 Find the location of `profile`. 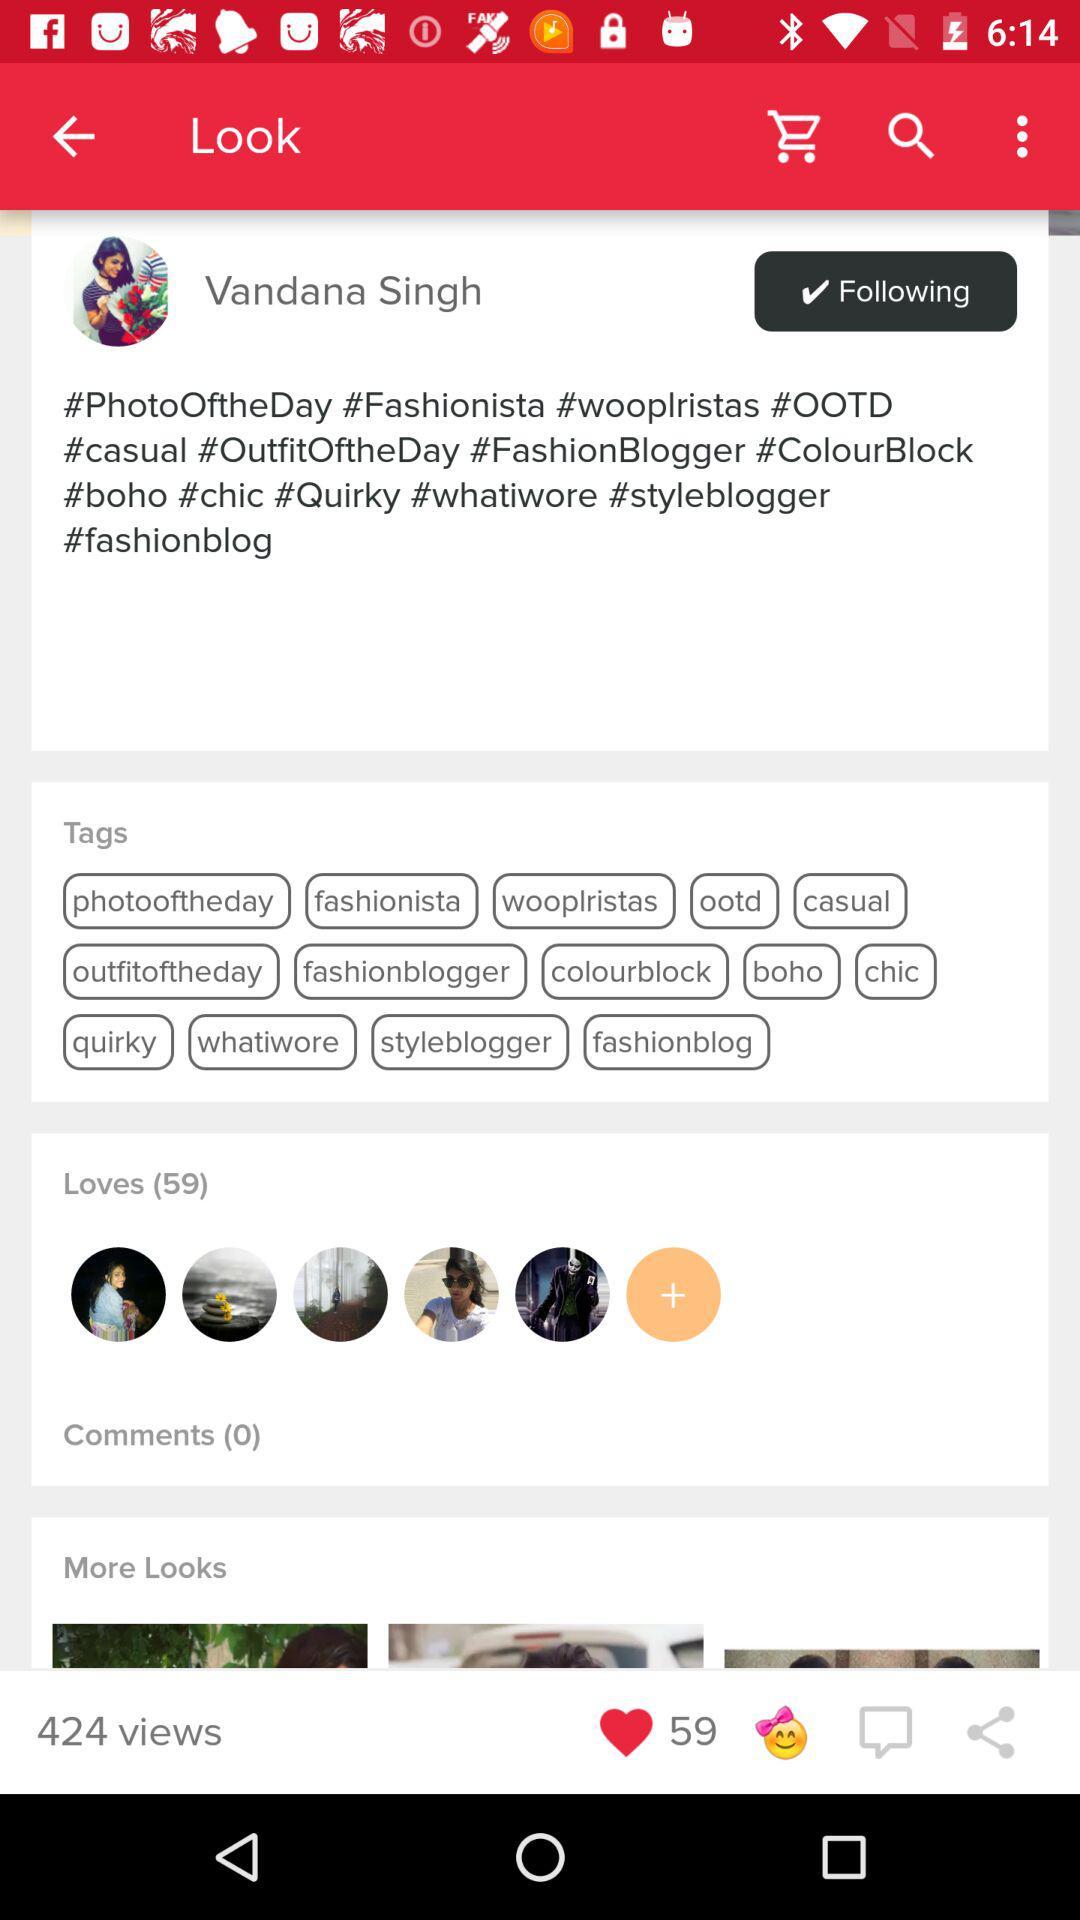

profile is located at coordinates (118, 1294).